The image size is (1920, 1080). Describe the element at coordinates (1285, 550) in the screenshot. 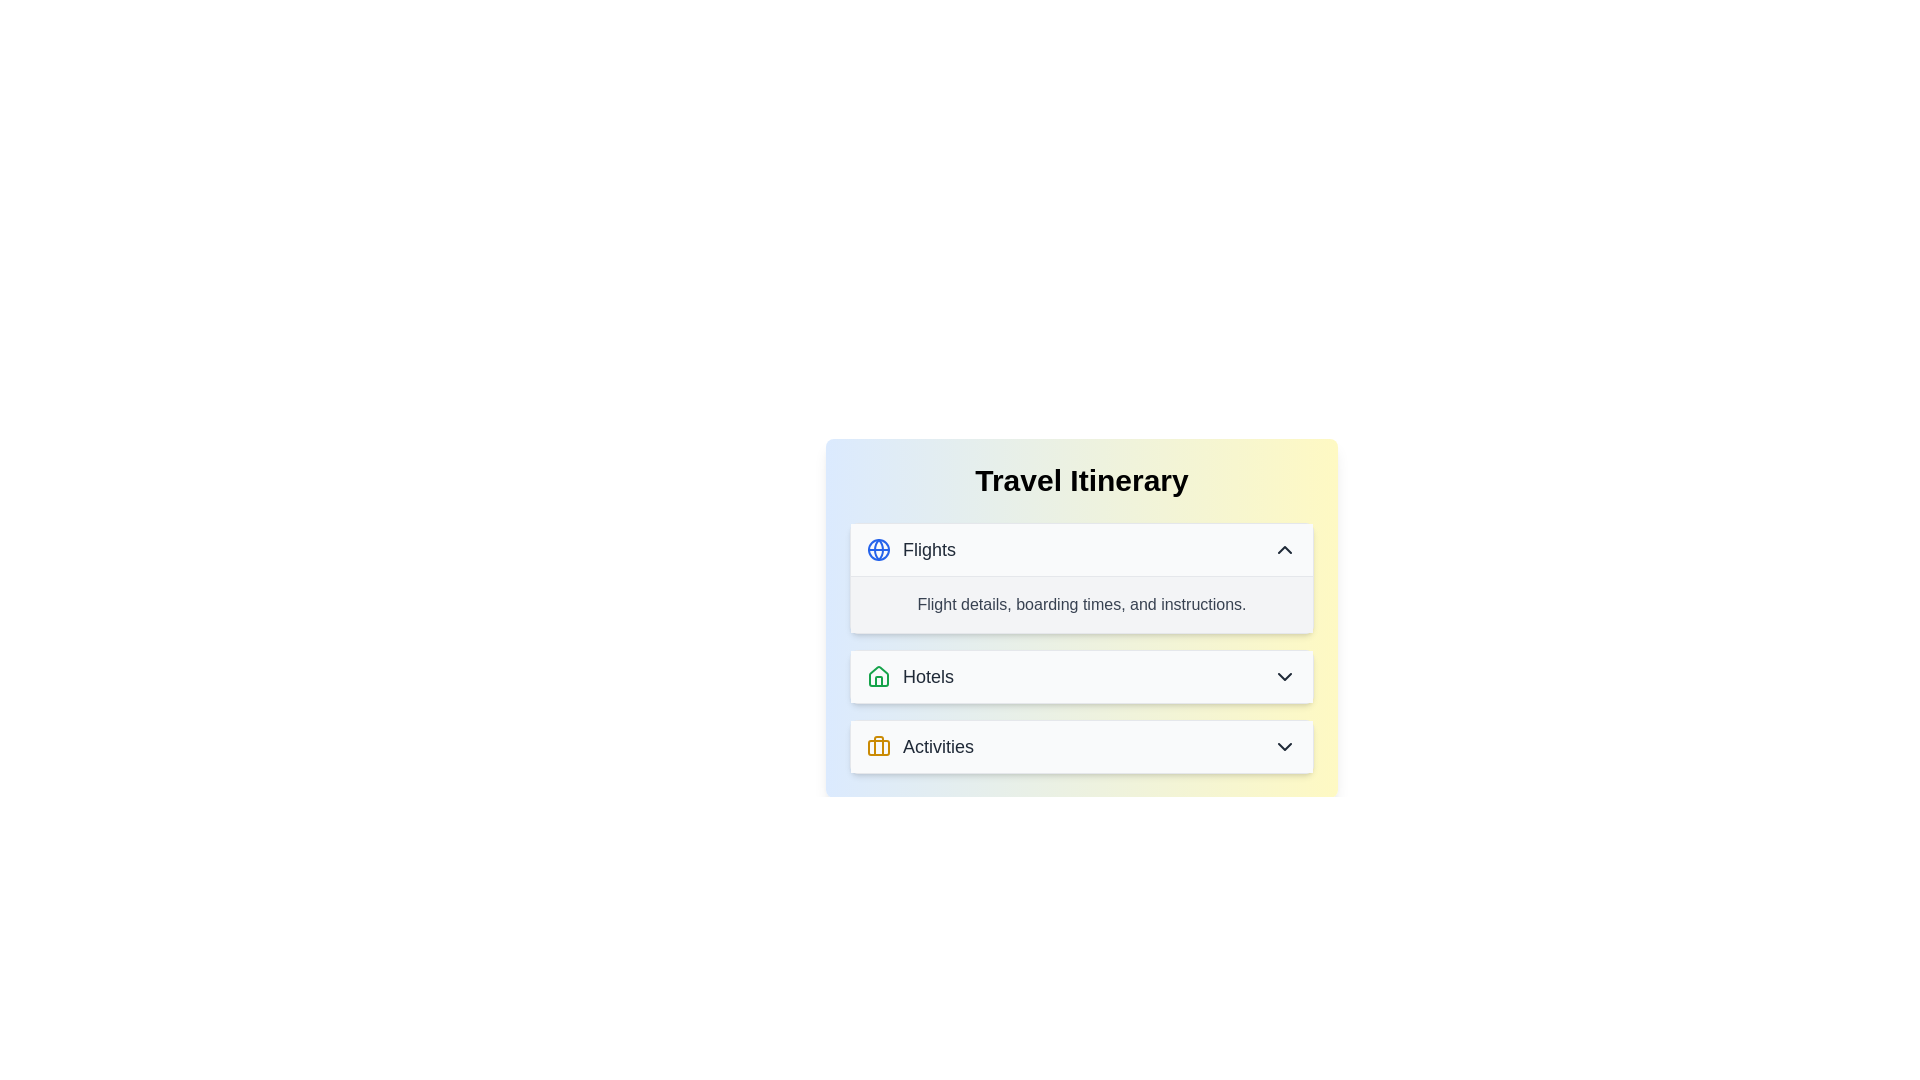

I see `the Chevron-Up icon located at the rightmost part of the 'Flights' section header to possibly see a tooltip` at that location.